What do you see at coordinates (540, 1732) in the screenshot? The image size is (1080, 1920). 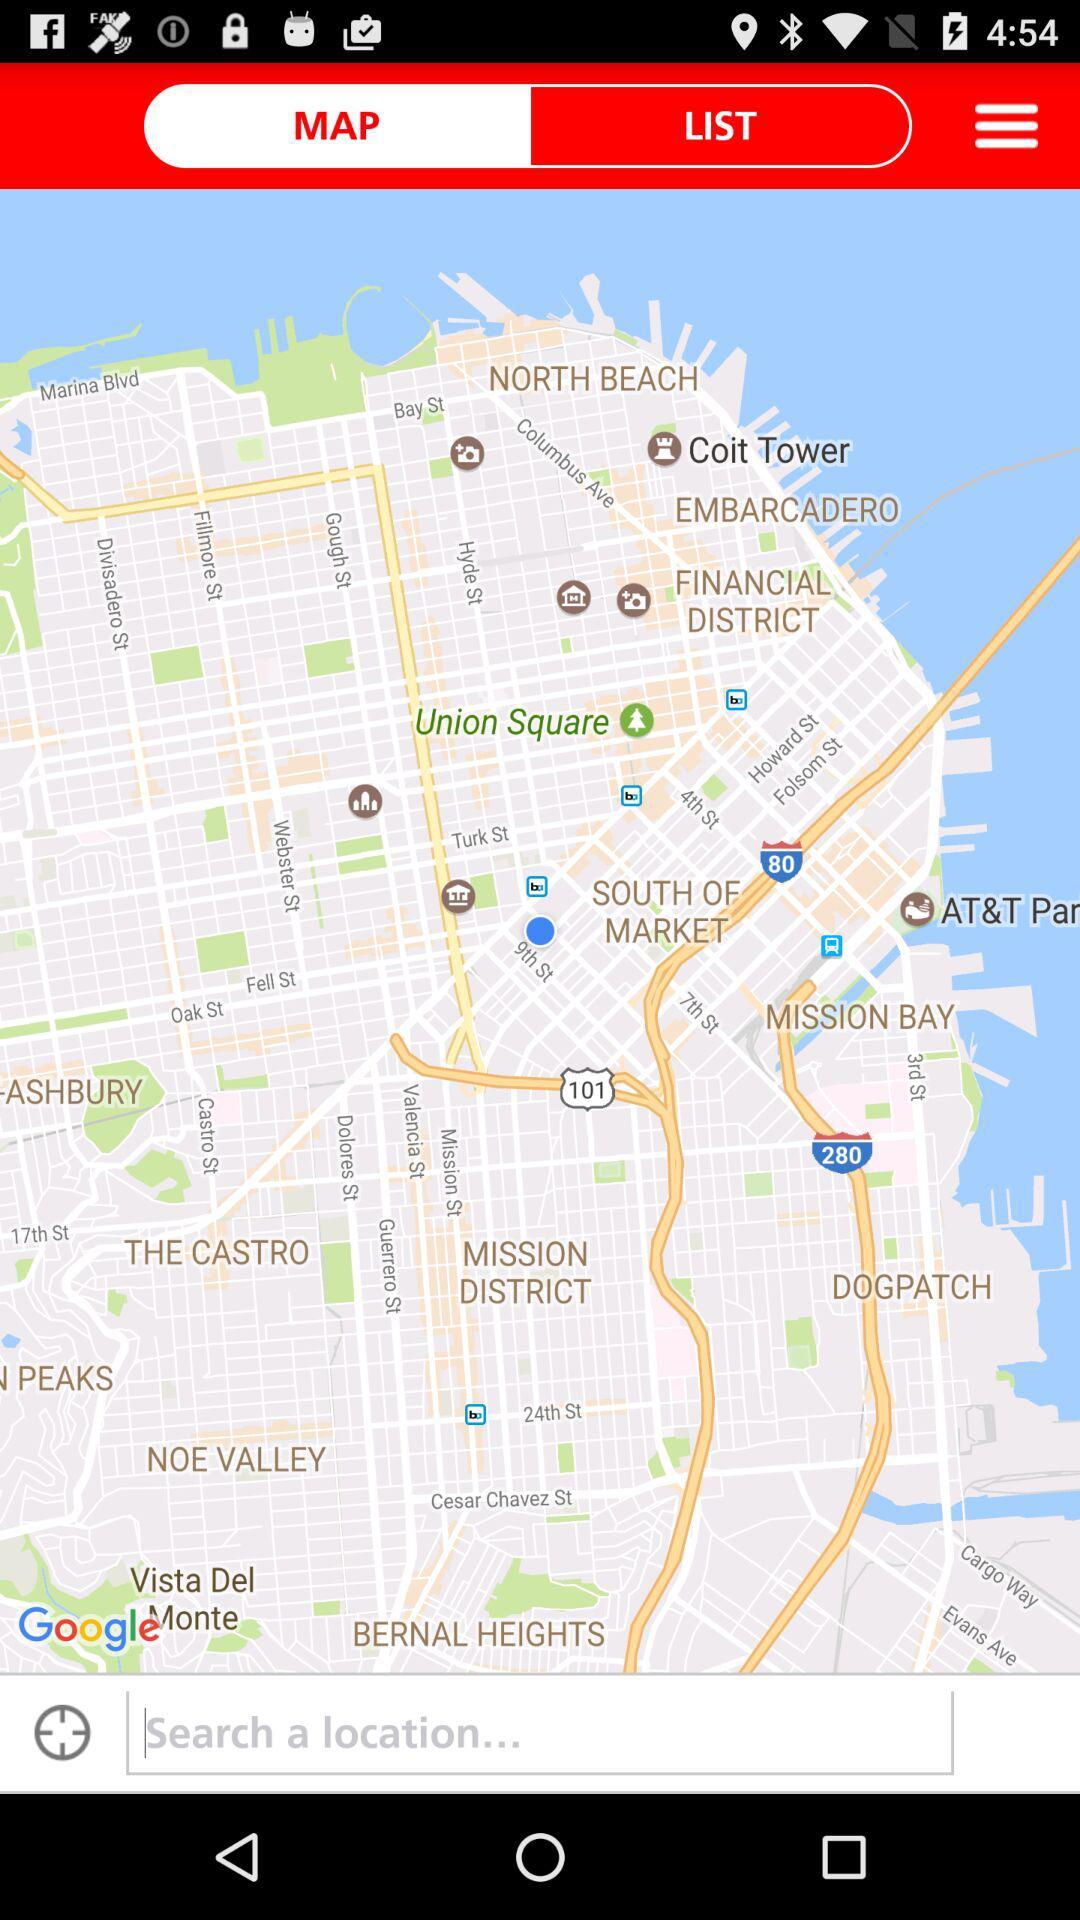 I see `click on search box` at bounding box center [540, 1732].